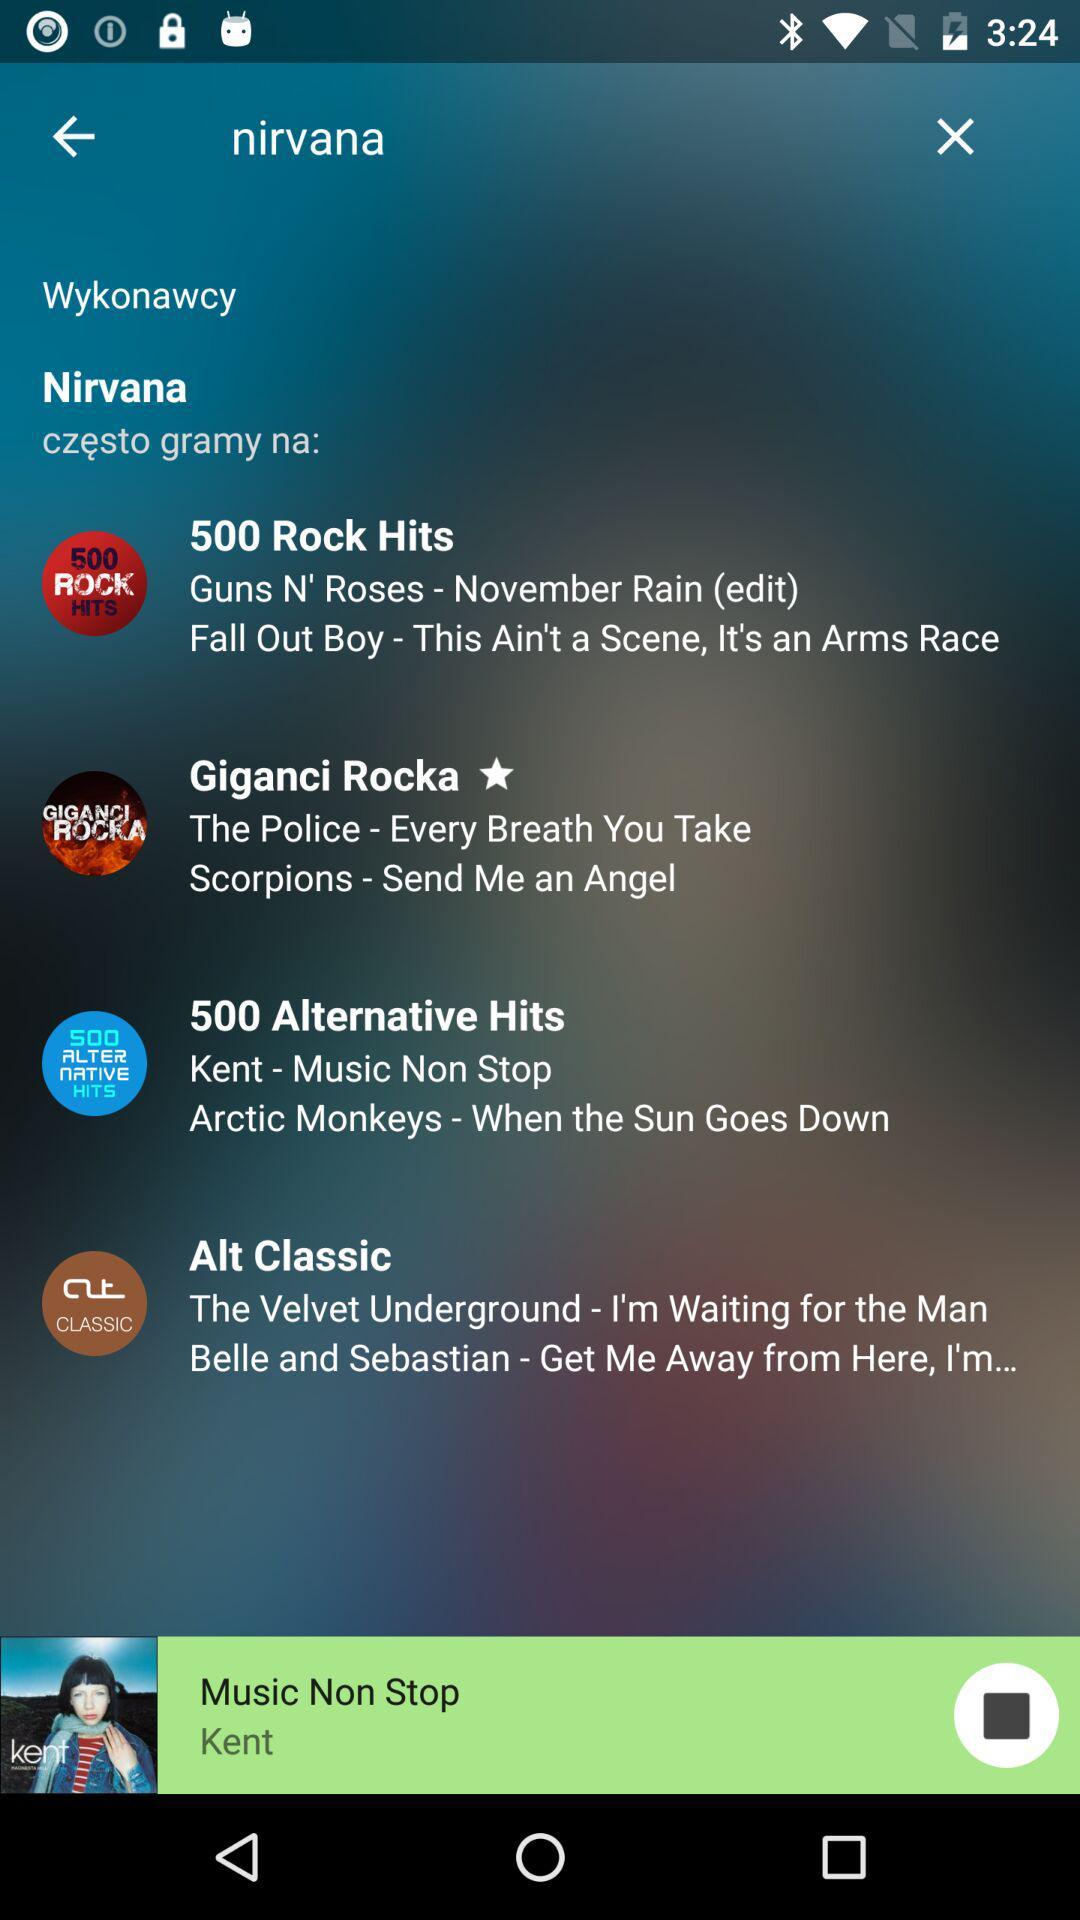 This screenshot has width=1080, height=1920. I want to click on the item to the right of nirvana, so click(954, 135).